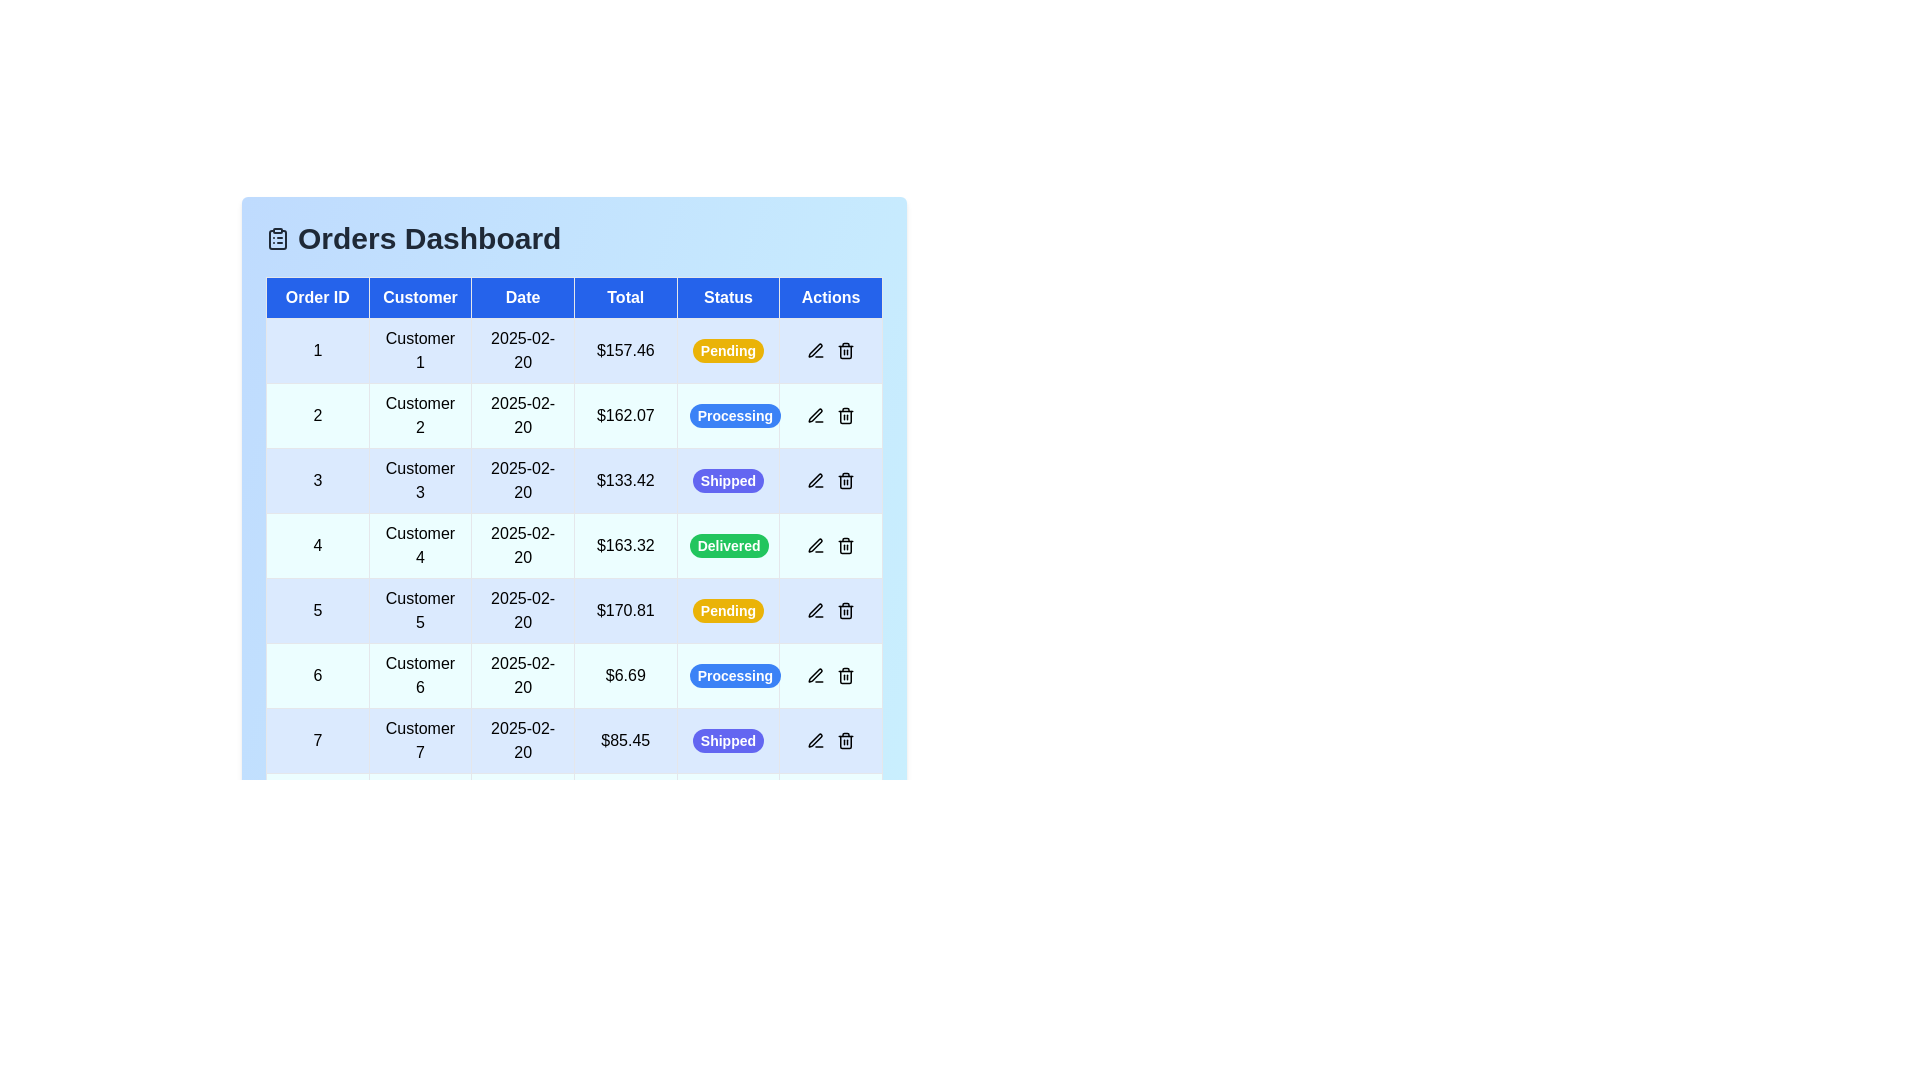 This screenshot has height=1080, width=1920. What do you see at coordinates (816, 350) in the screenshot?
I see `the edit icon in the 'Actions' column for the order with ID 1` at bounding box center [816, 350].